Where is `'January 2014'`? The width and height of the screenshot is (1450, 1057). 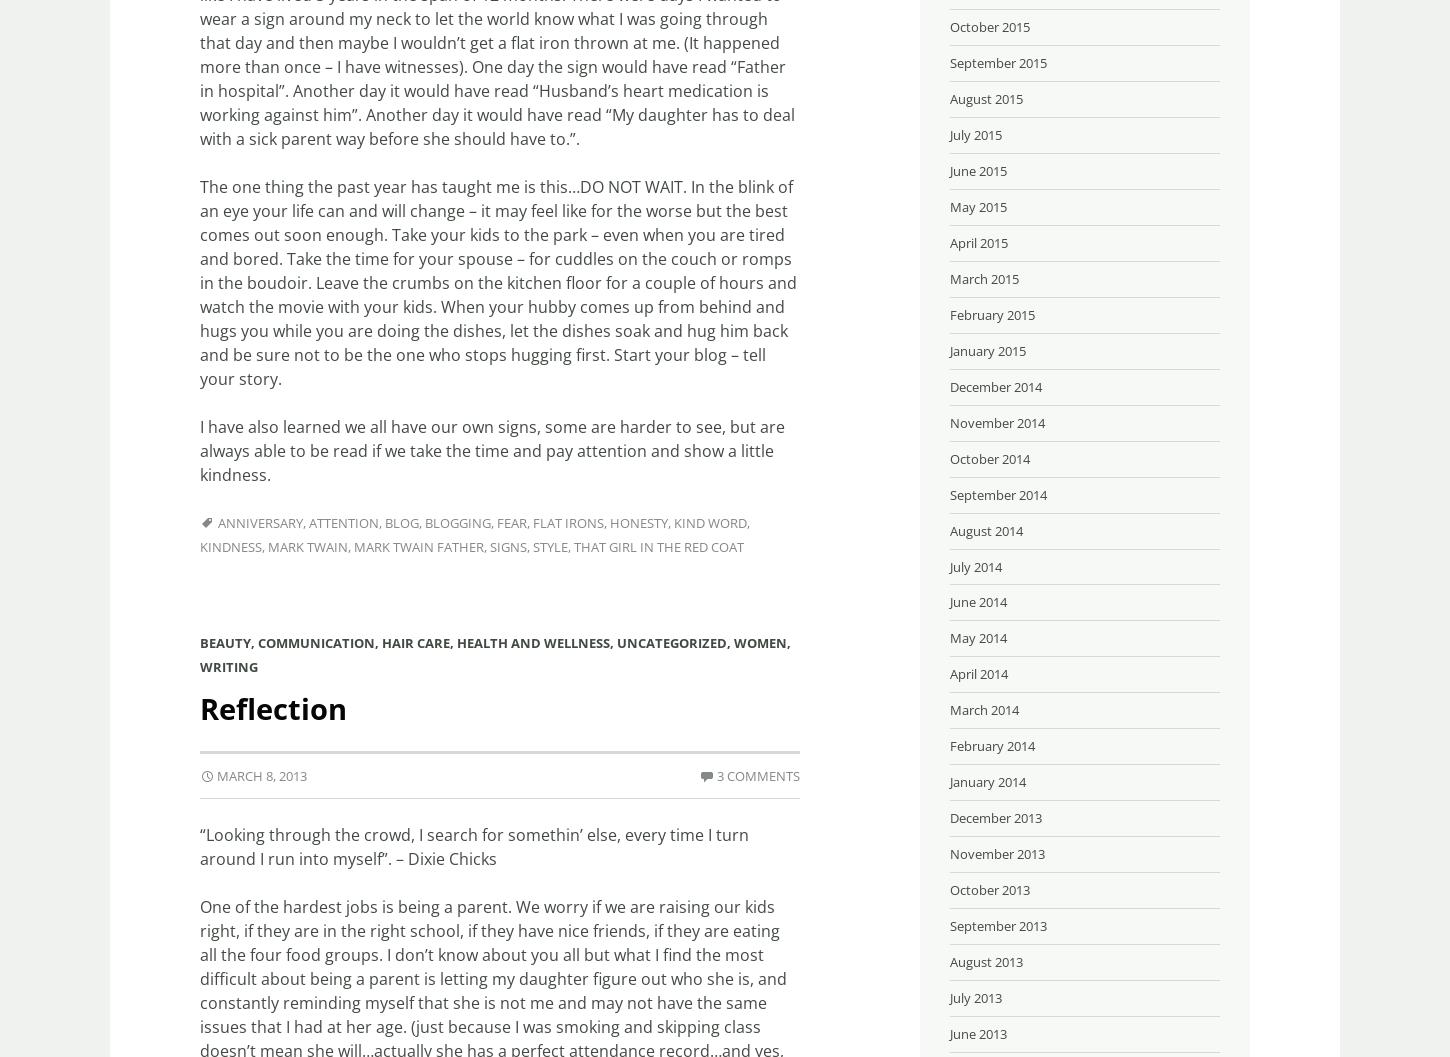 'January 2014' is located at coordinates (949, 781).